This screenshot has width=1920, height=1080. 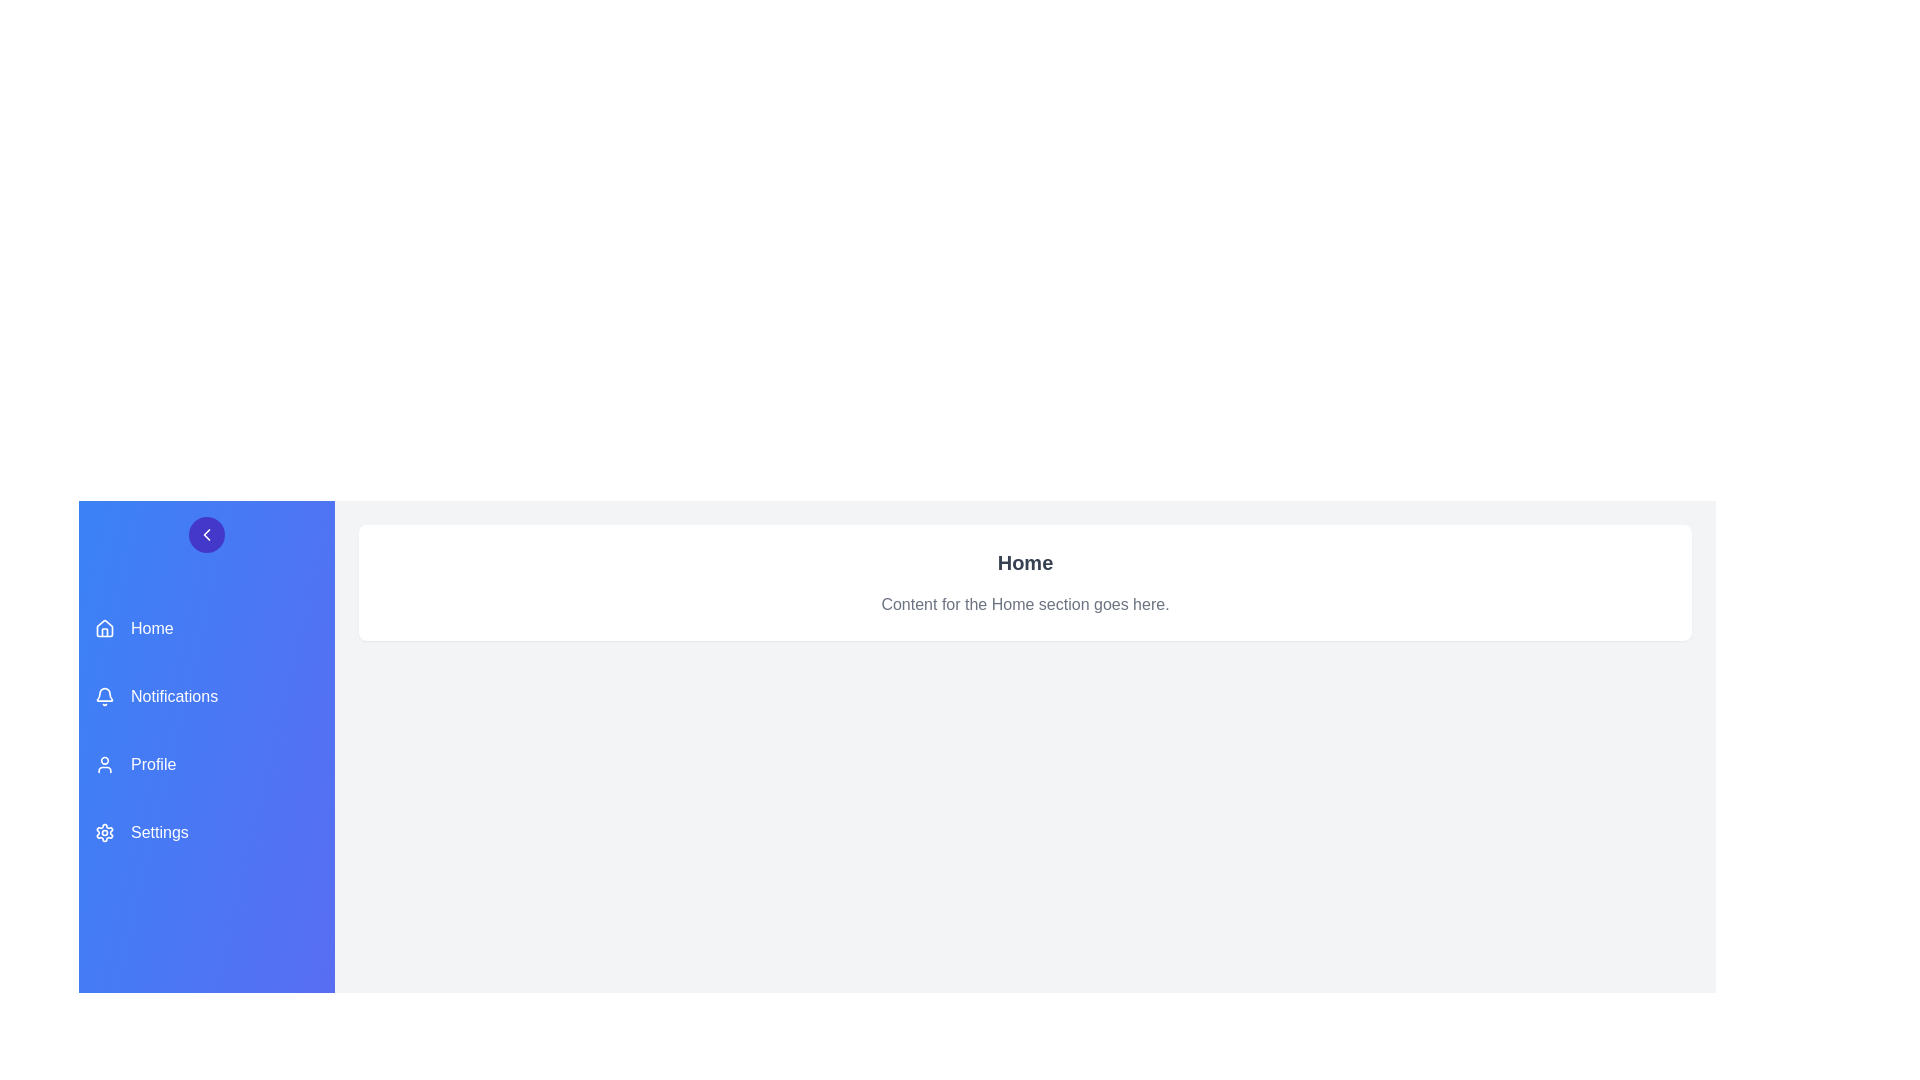 What do you see at coordinates (104, 764) in the screenshot?
I see `the small user icon located to the left of the 'Profile' label text in the vertical navigation menu, which is the third icon from the top` at bounding box center [104, 764].